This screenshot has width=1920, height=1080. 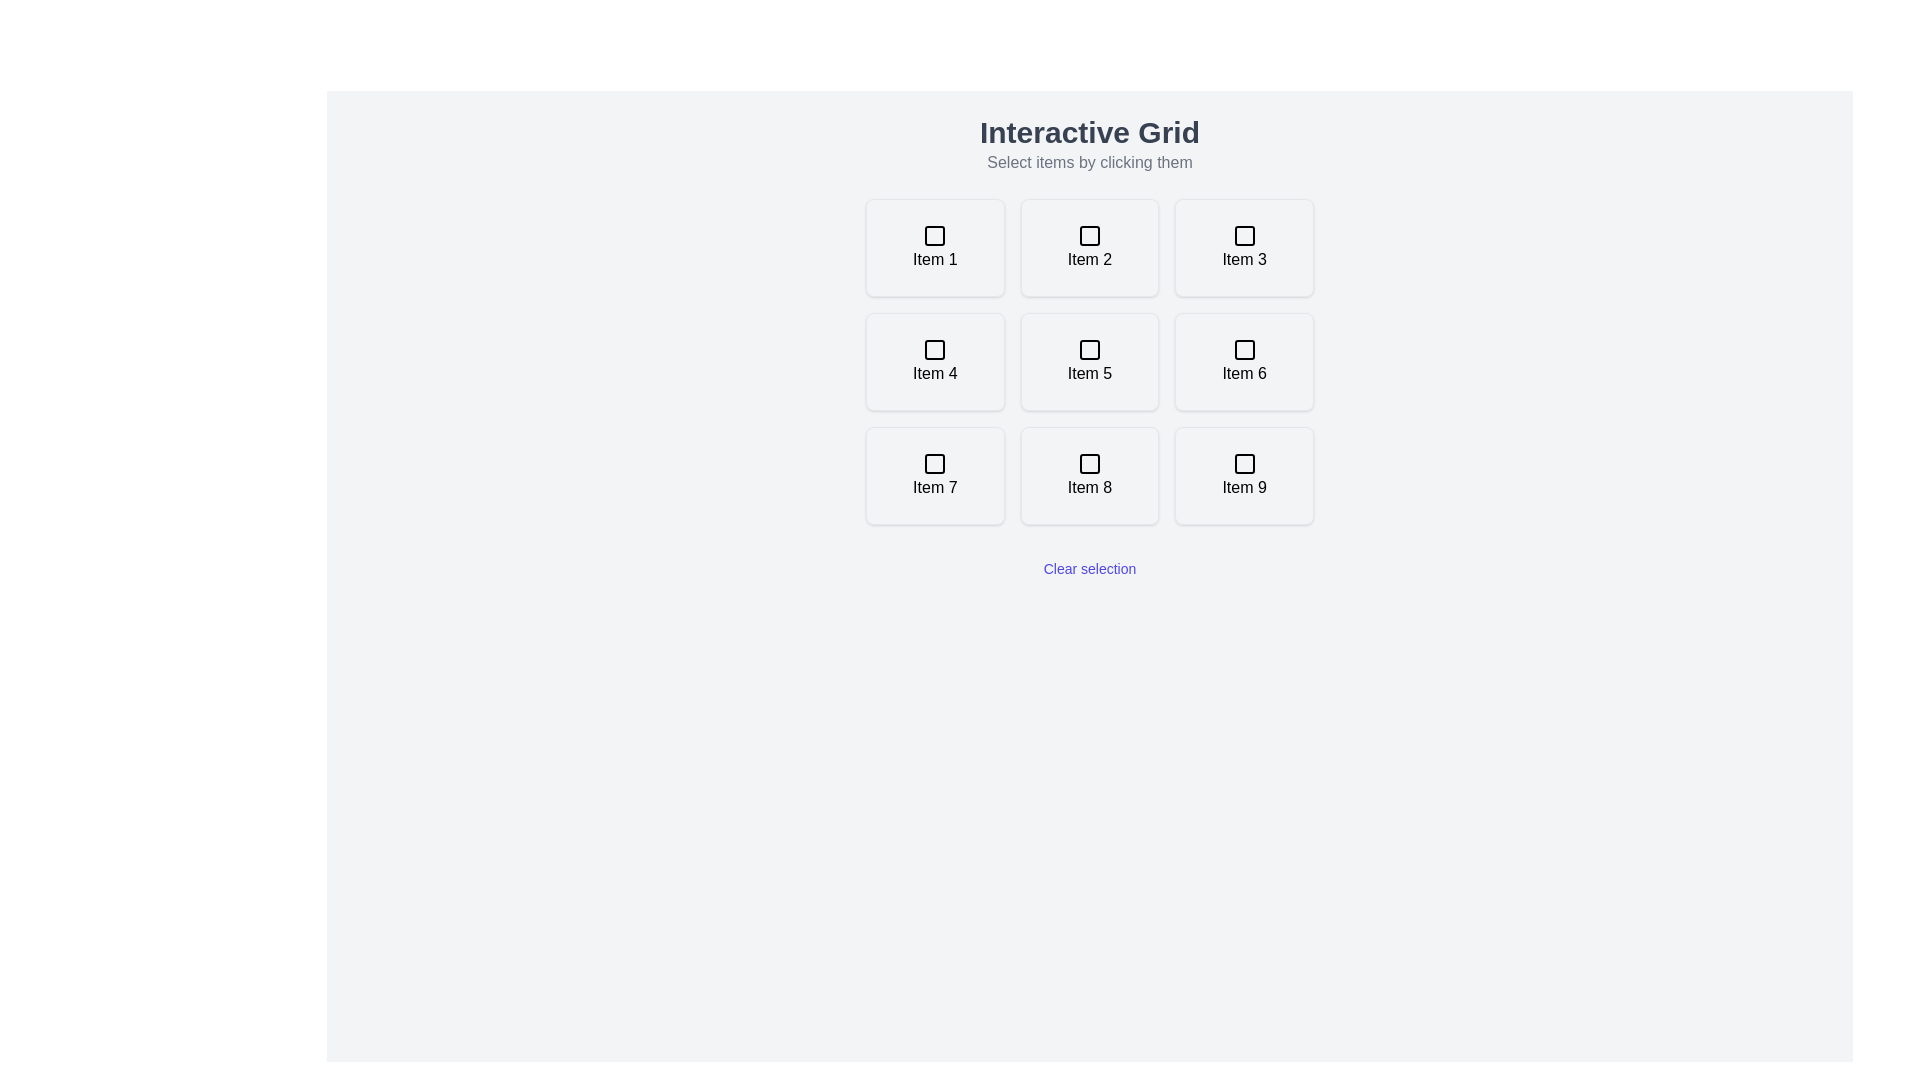 What do you see at coordinates (1088, 349) in the screenshot?
I see `the grid item icon representing 'Item 5', located centrally within the grid layout` at bounding box center [1088, 349].